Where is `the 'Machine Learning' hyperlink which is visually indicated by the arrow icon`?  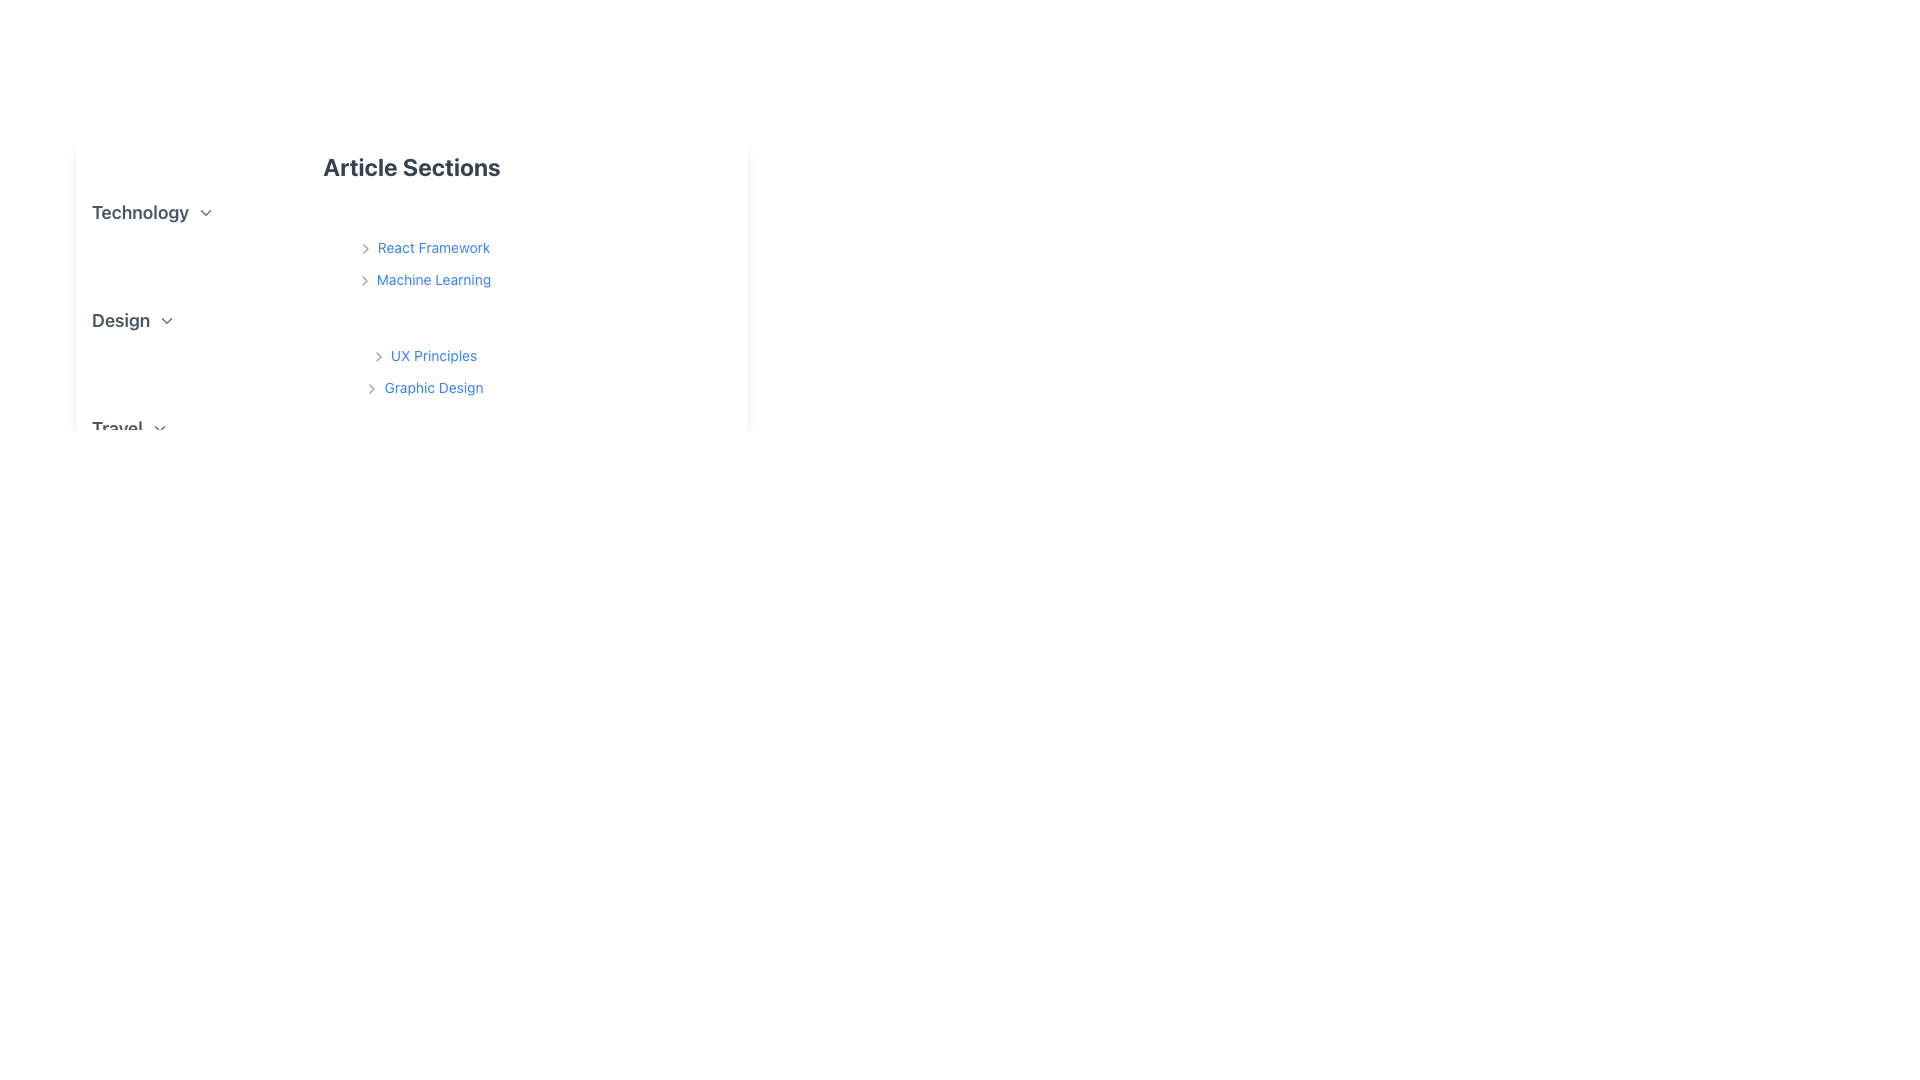
the 'Machine Learning' hyperlink which is visually indicated by the arrow icon is located at coordinates (364, 281).